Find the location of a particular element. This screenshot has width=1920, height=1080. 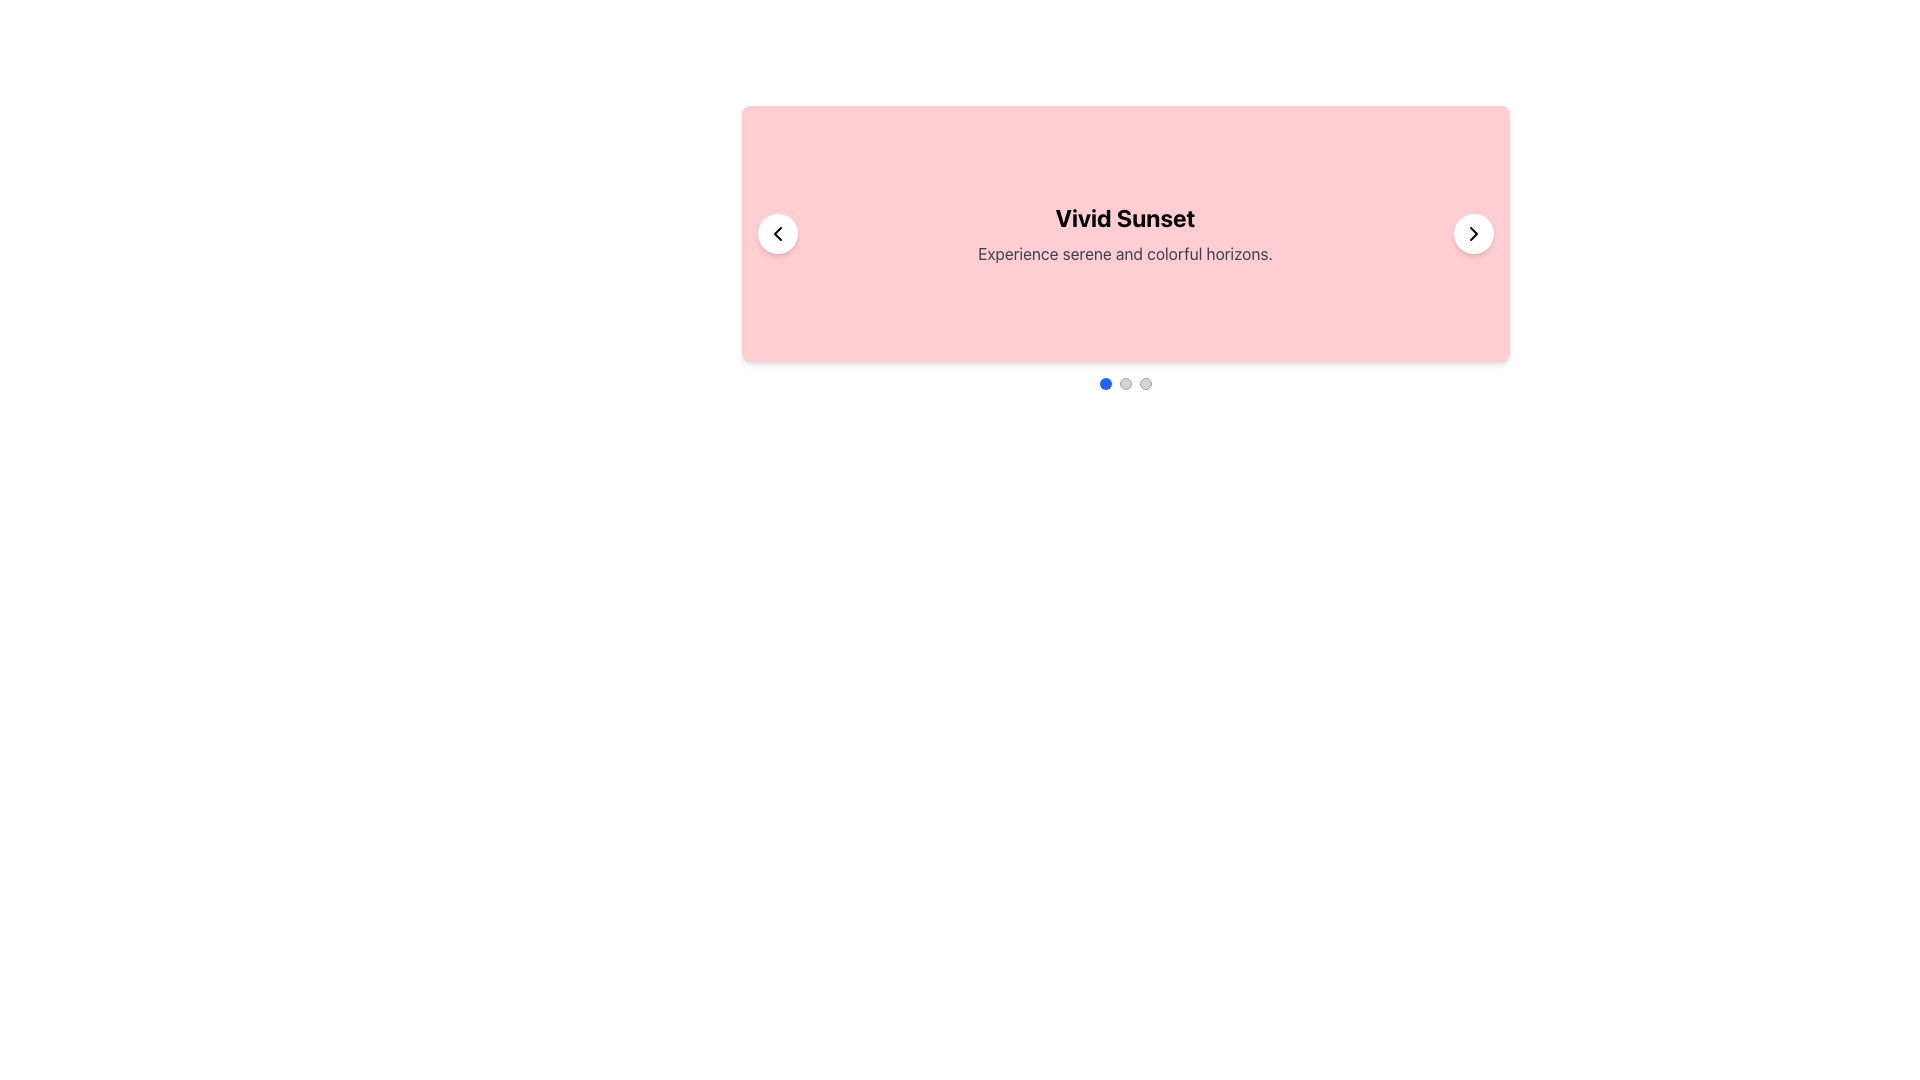

the left-facing chevron icon within the white circular button is located at coordinates (776, 233).